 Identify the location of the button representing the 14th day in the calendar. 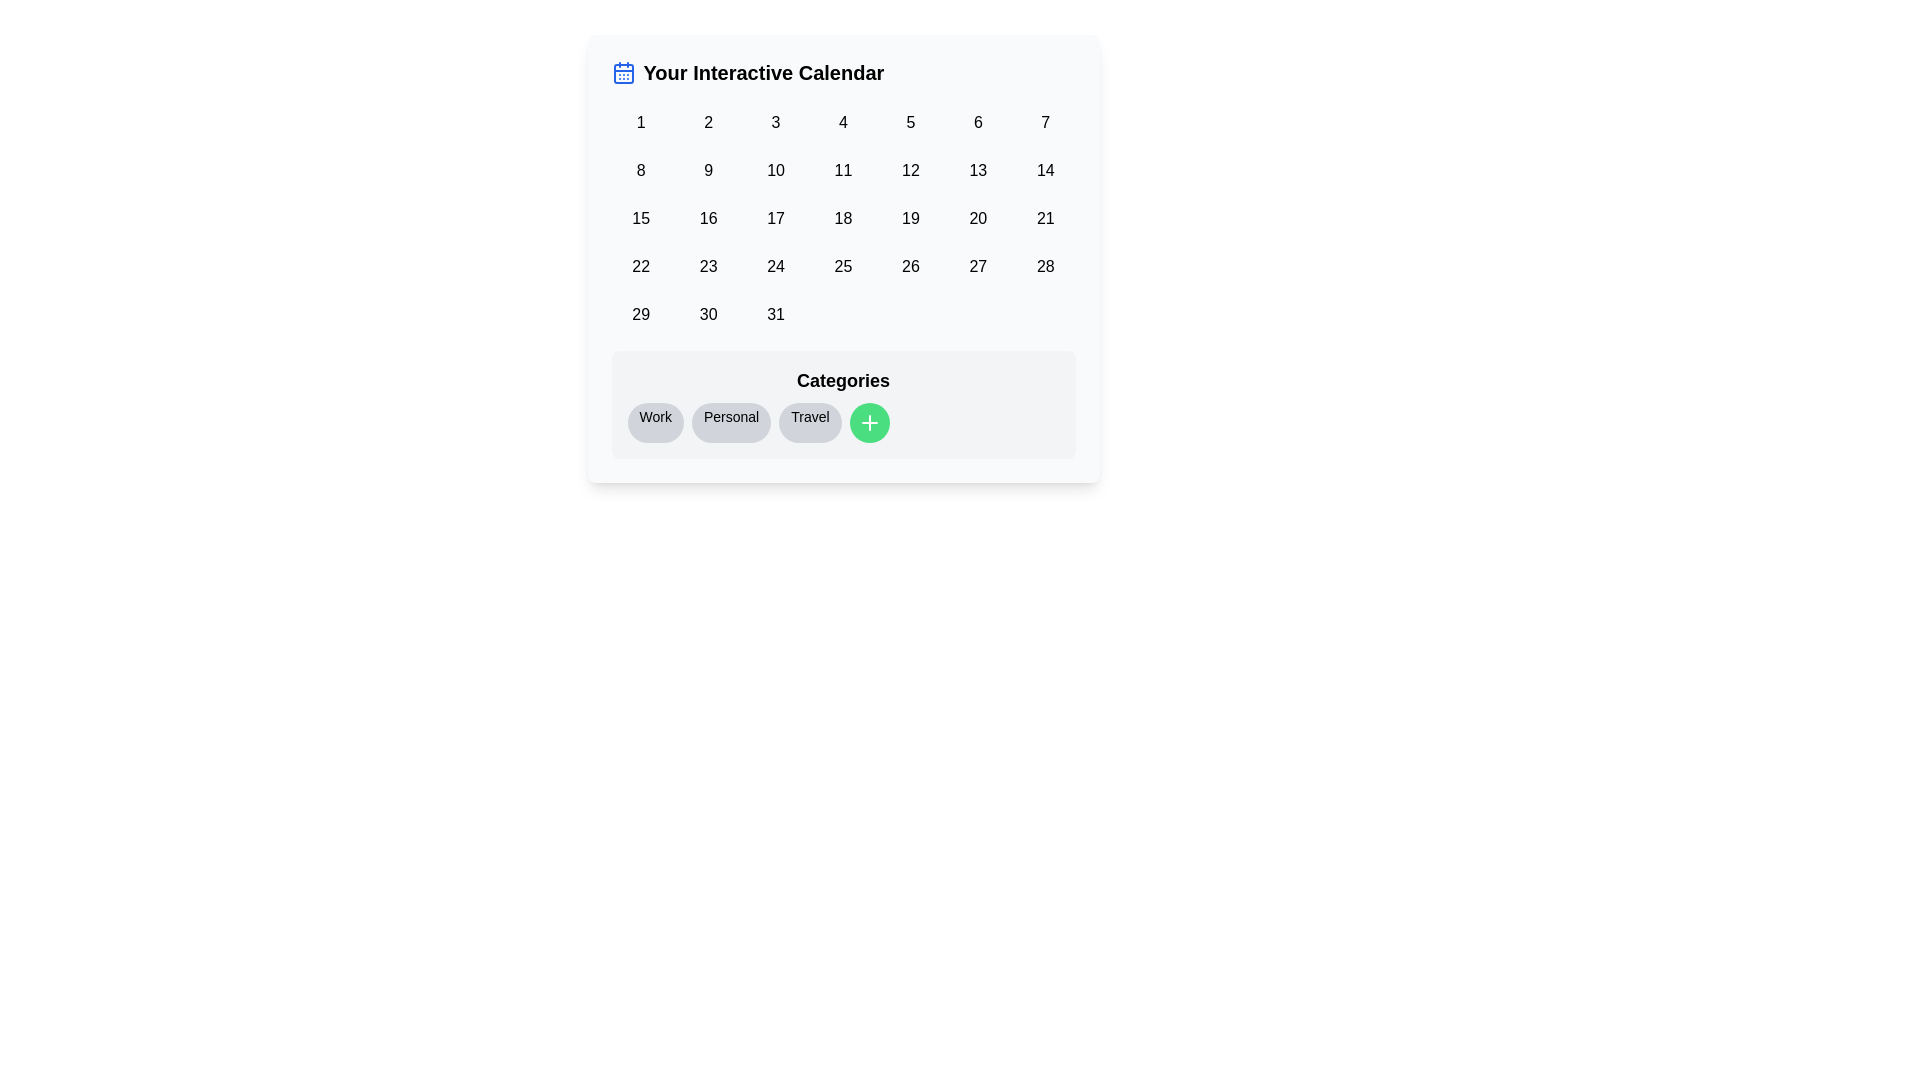
(1044, 169).